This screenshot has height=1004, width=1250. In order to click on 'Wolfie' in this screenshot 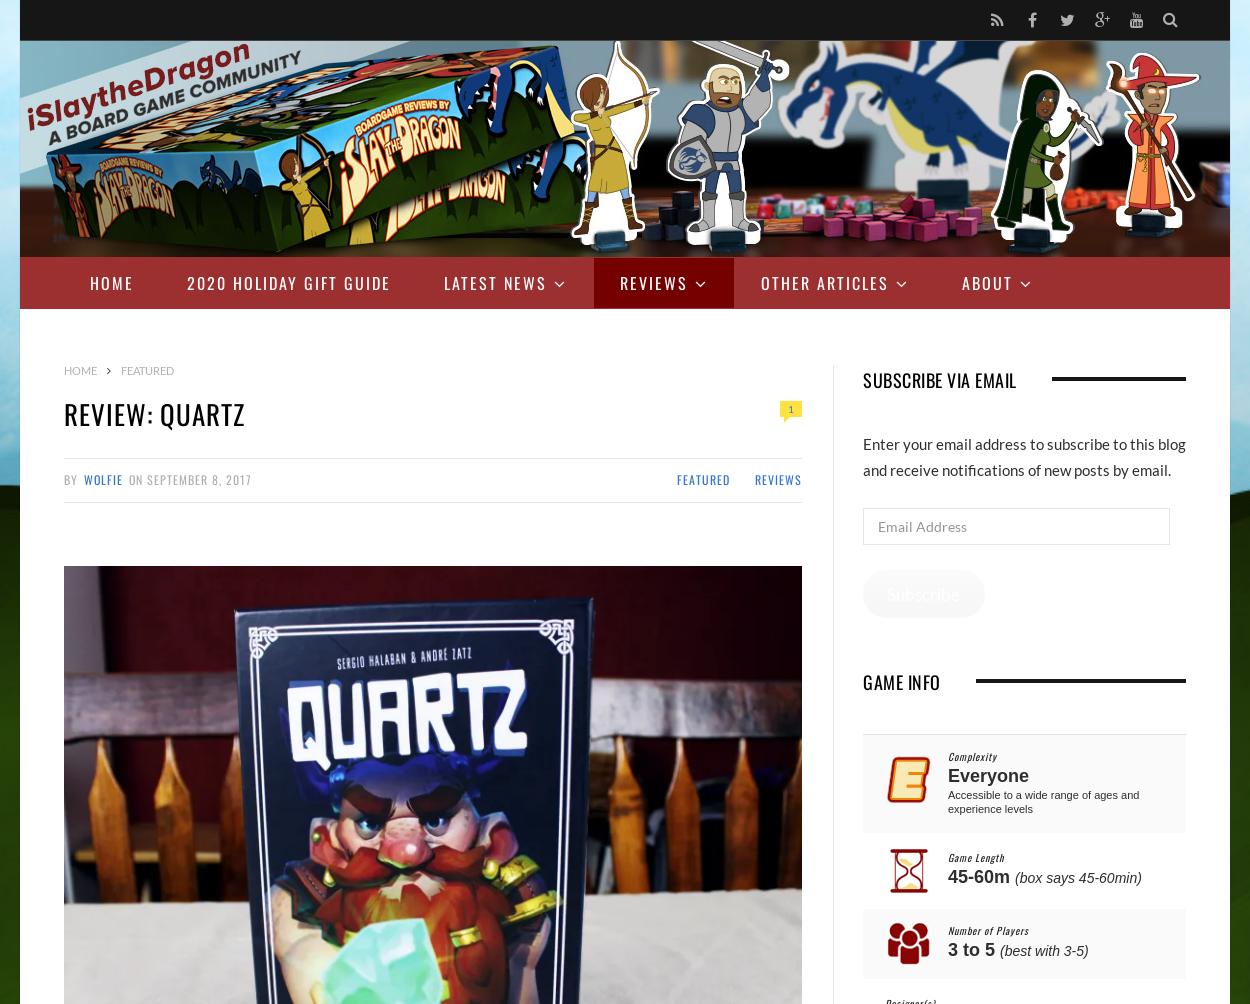, I will do `click(102, 478)`.